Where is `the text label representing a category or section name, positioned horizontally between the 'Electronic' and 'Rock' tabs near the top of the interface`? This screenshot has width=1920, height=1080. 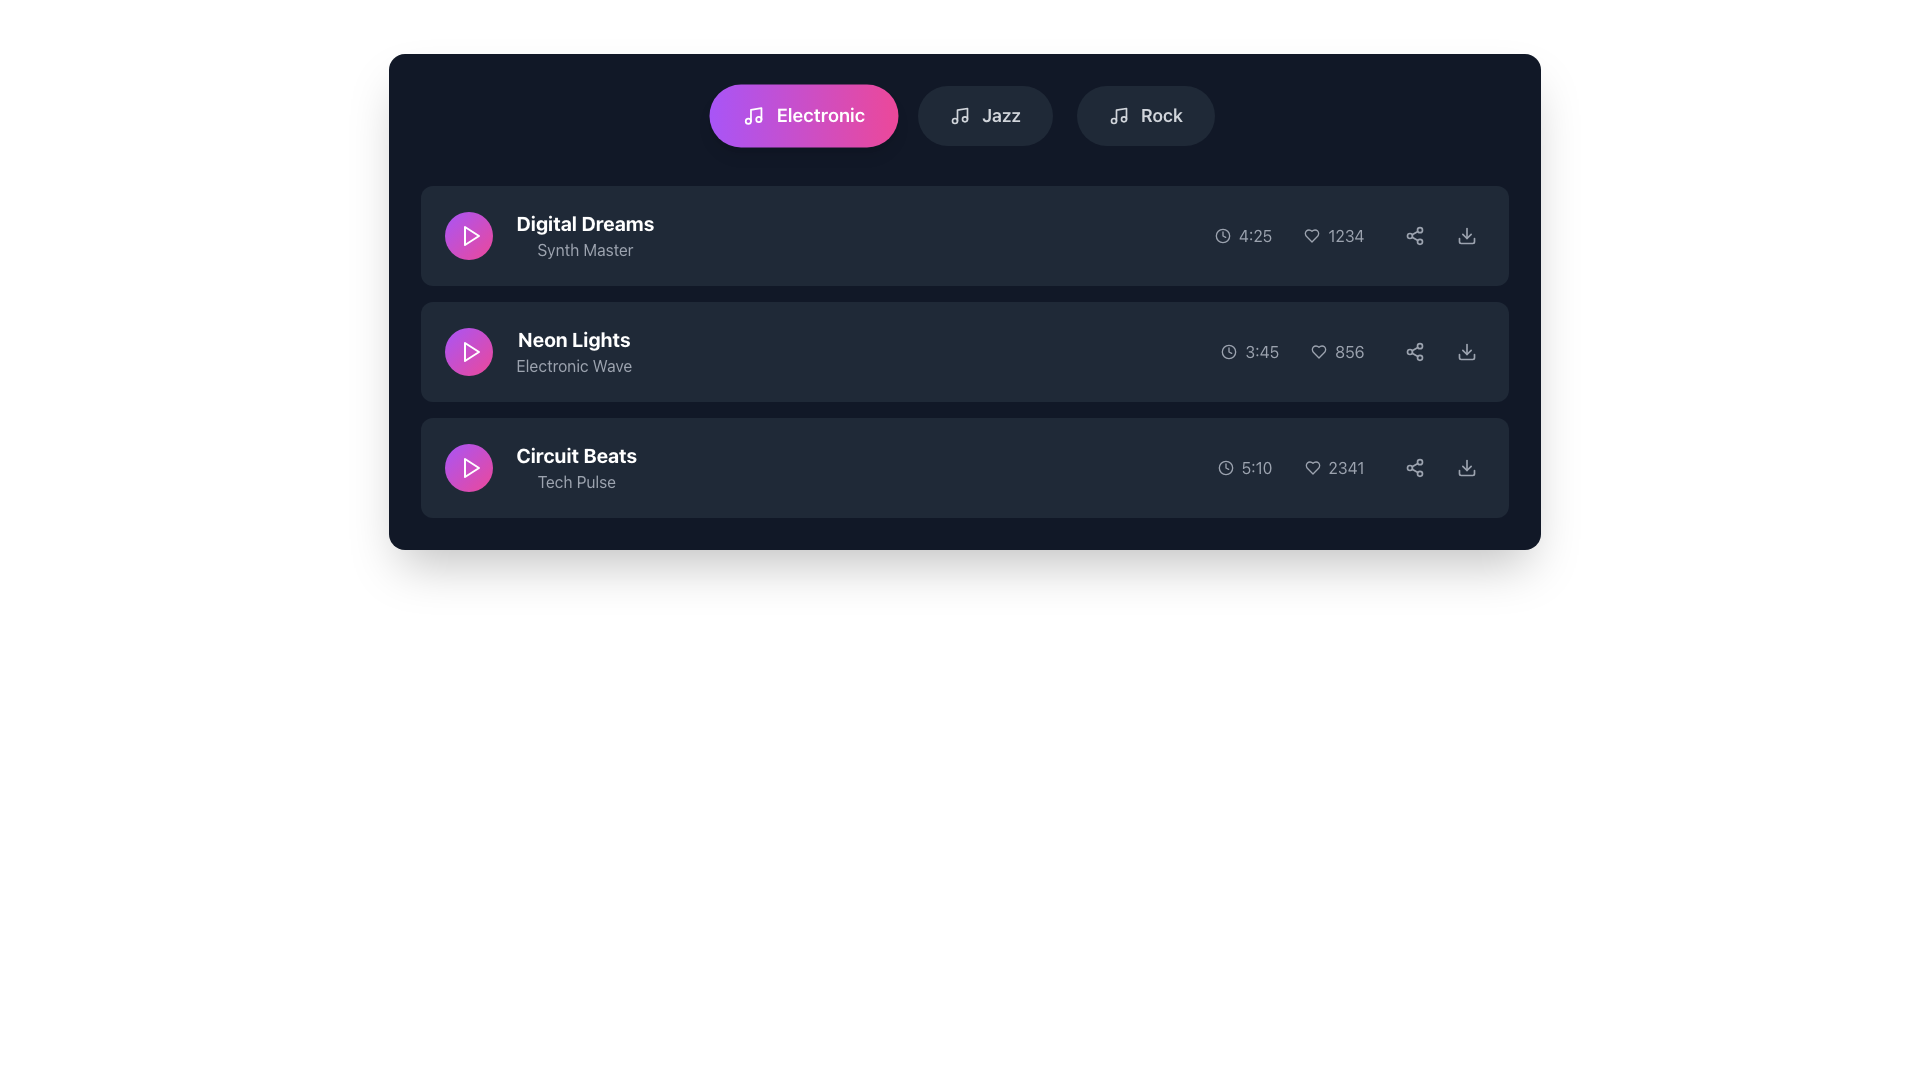 the text label representing a category or section name, positioned horizontally between the 'Electronic' and 'Rock' tabs near the top of the interface is located at coordinates (1001, 115).